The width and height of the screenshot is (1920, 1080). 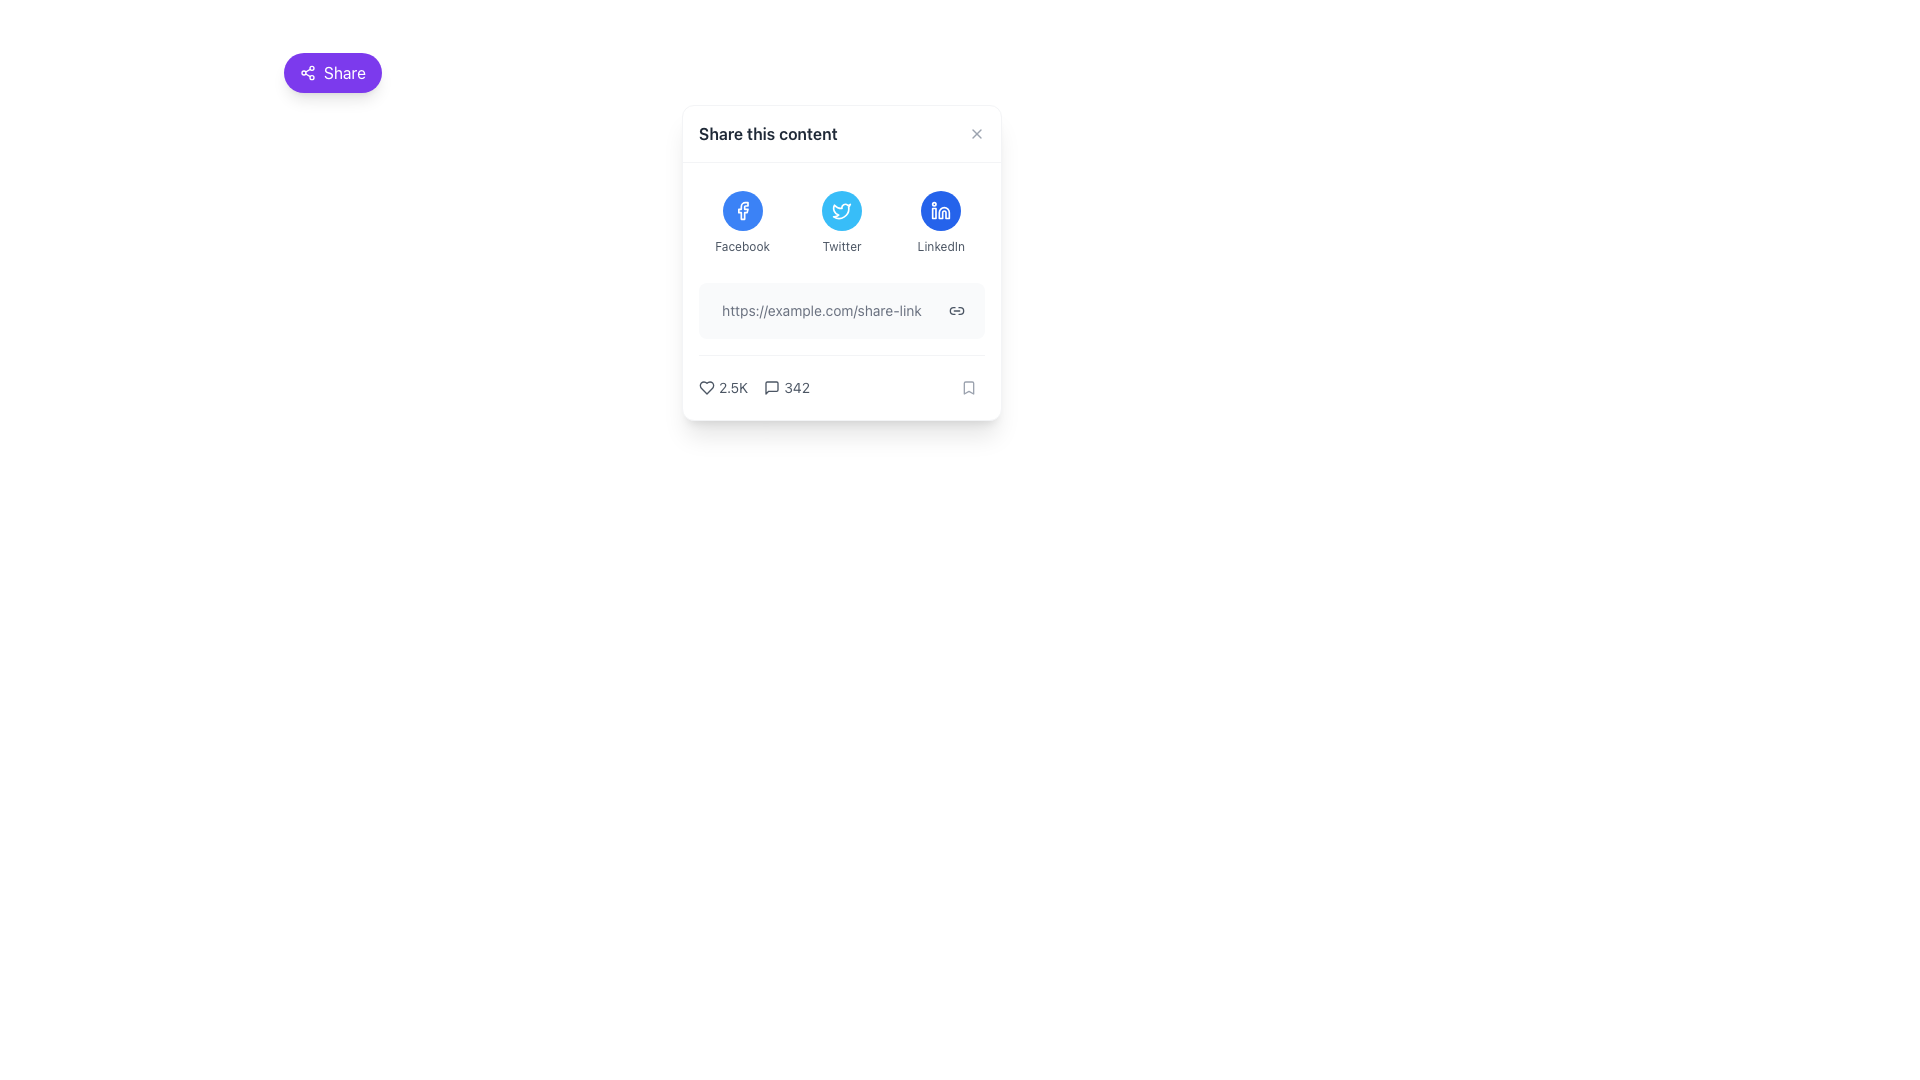 I want to click on the LinkedIn button, which has a blue circular icon with the white LinkedIn logo and the text 'LinkedIn' below it, so click(x=940, y=223).